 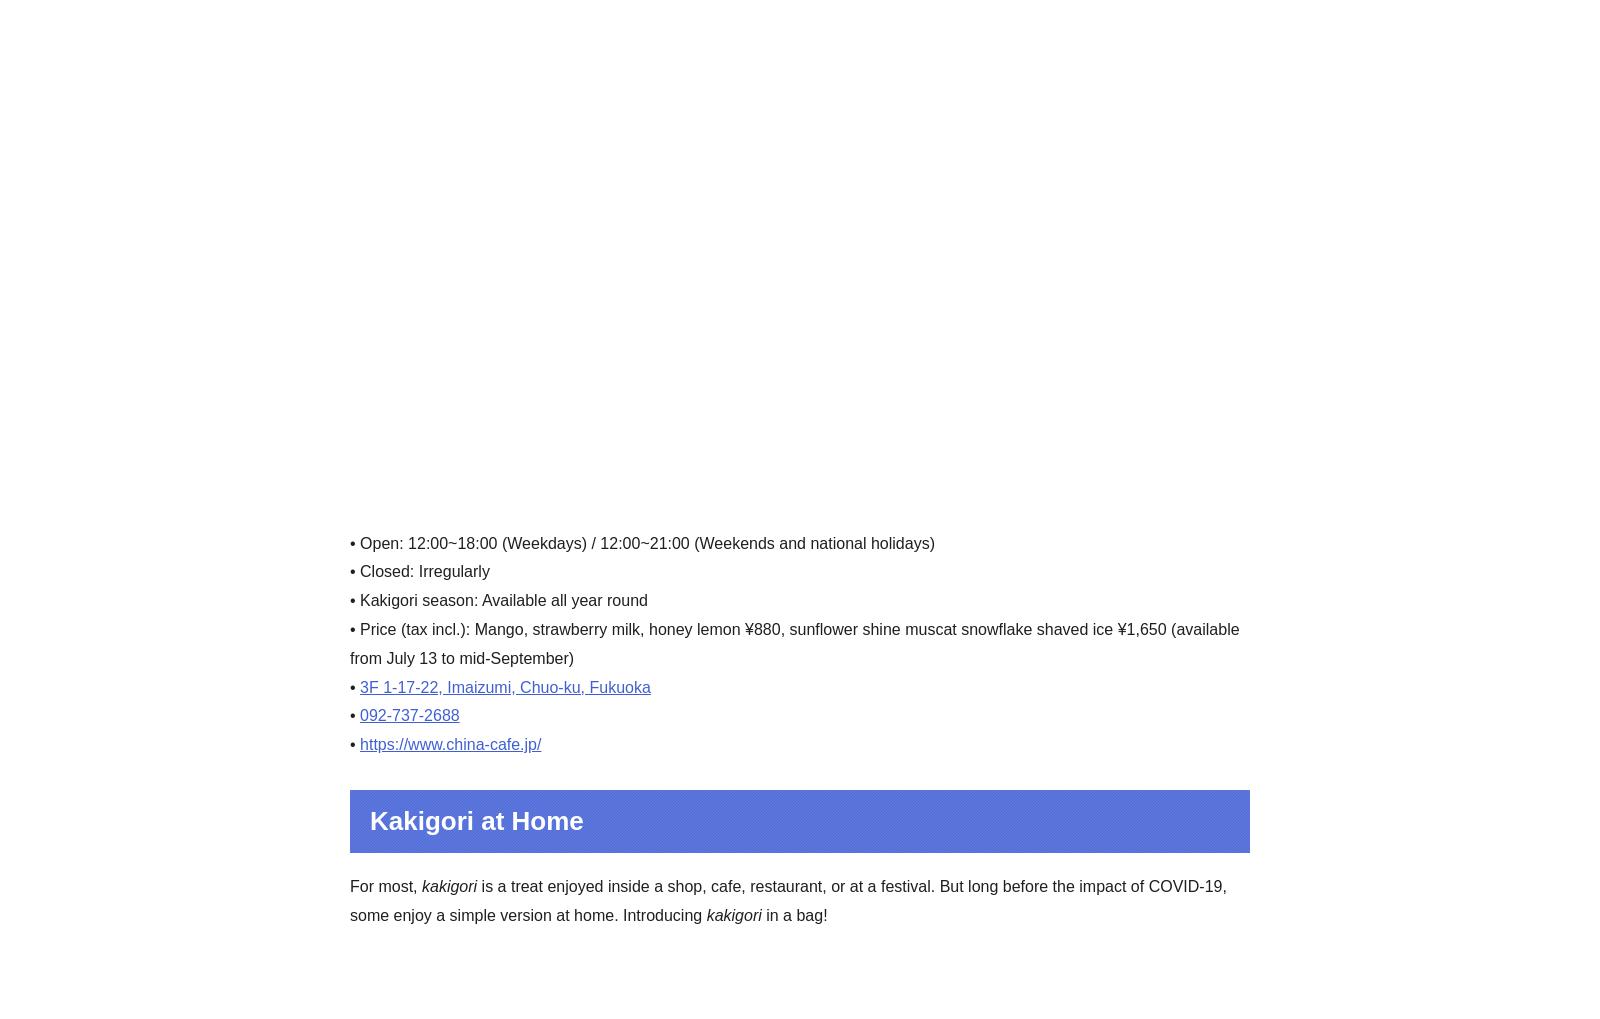 I want to click on '092-737-2688', so click(x=360, y=715).